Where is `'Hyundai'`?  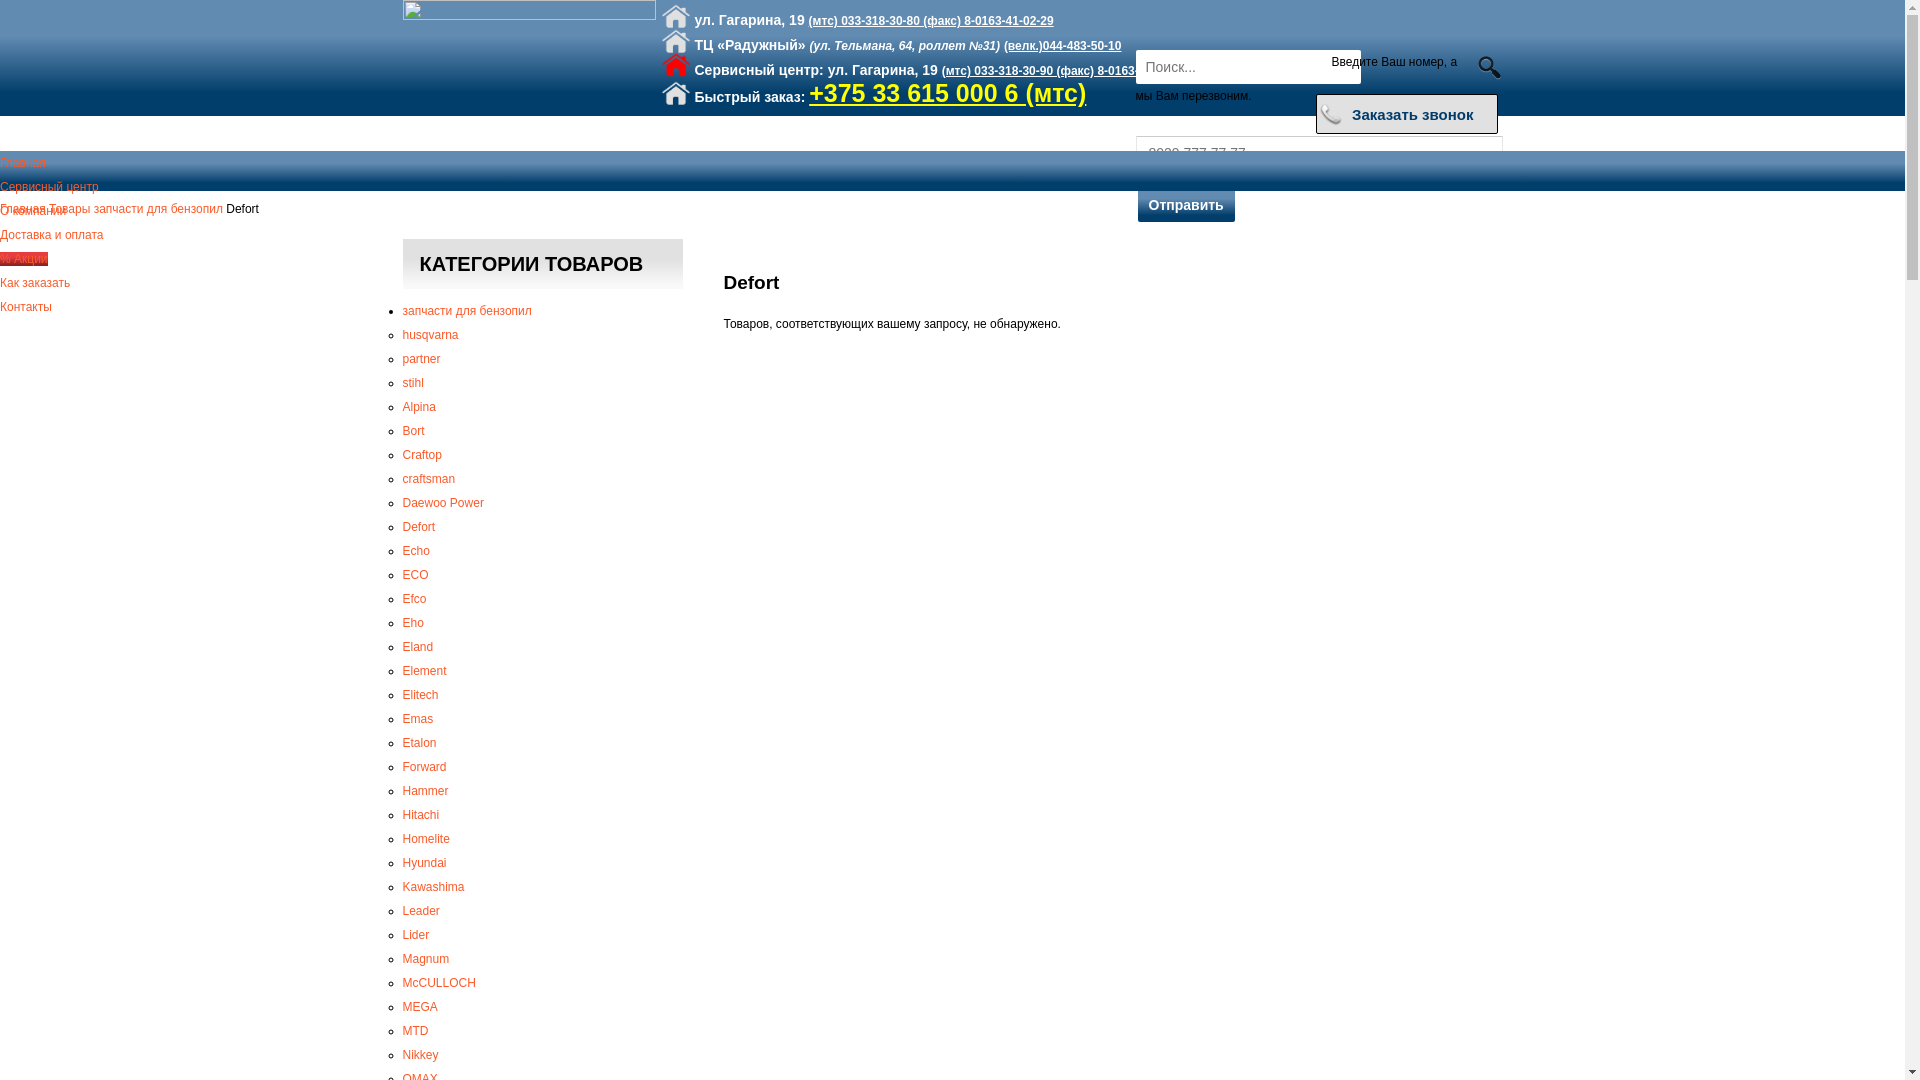 'Hyundai' is located at coordinates (422, 862).